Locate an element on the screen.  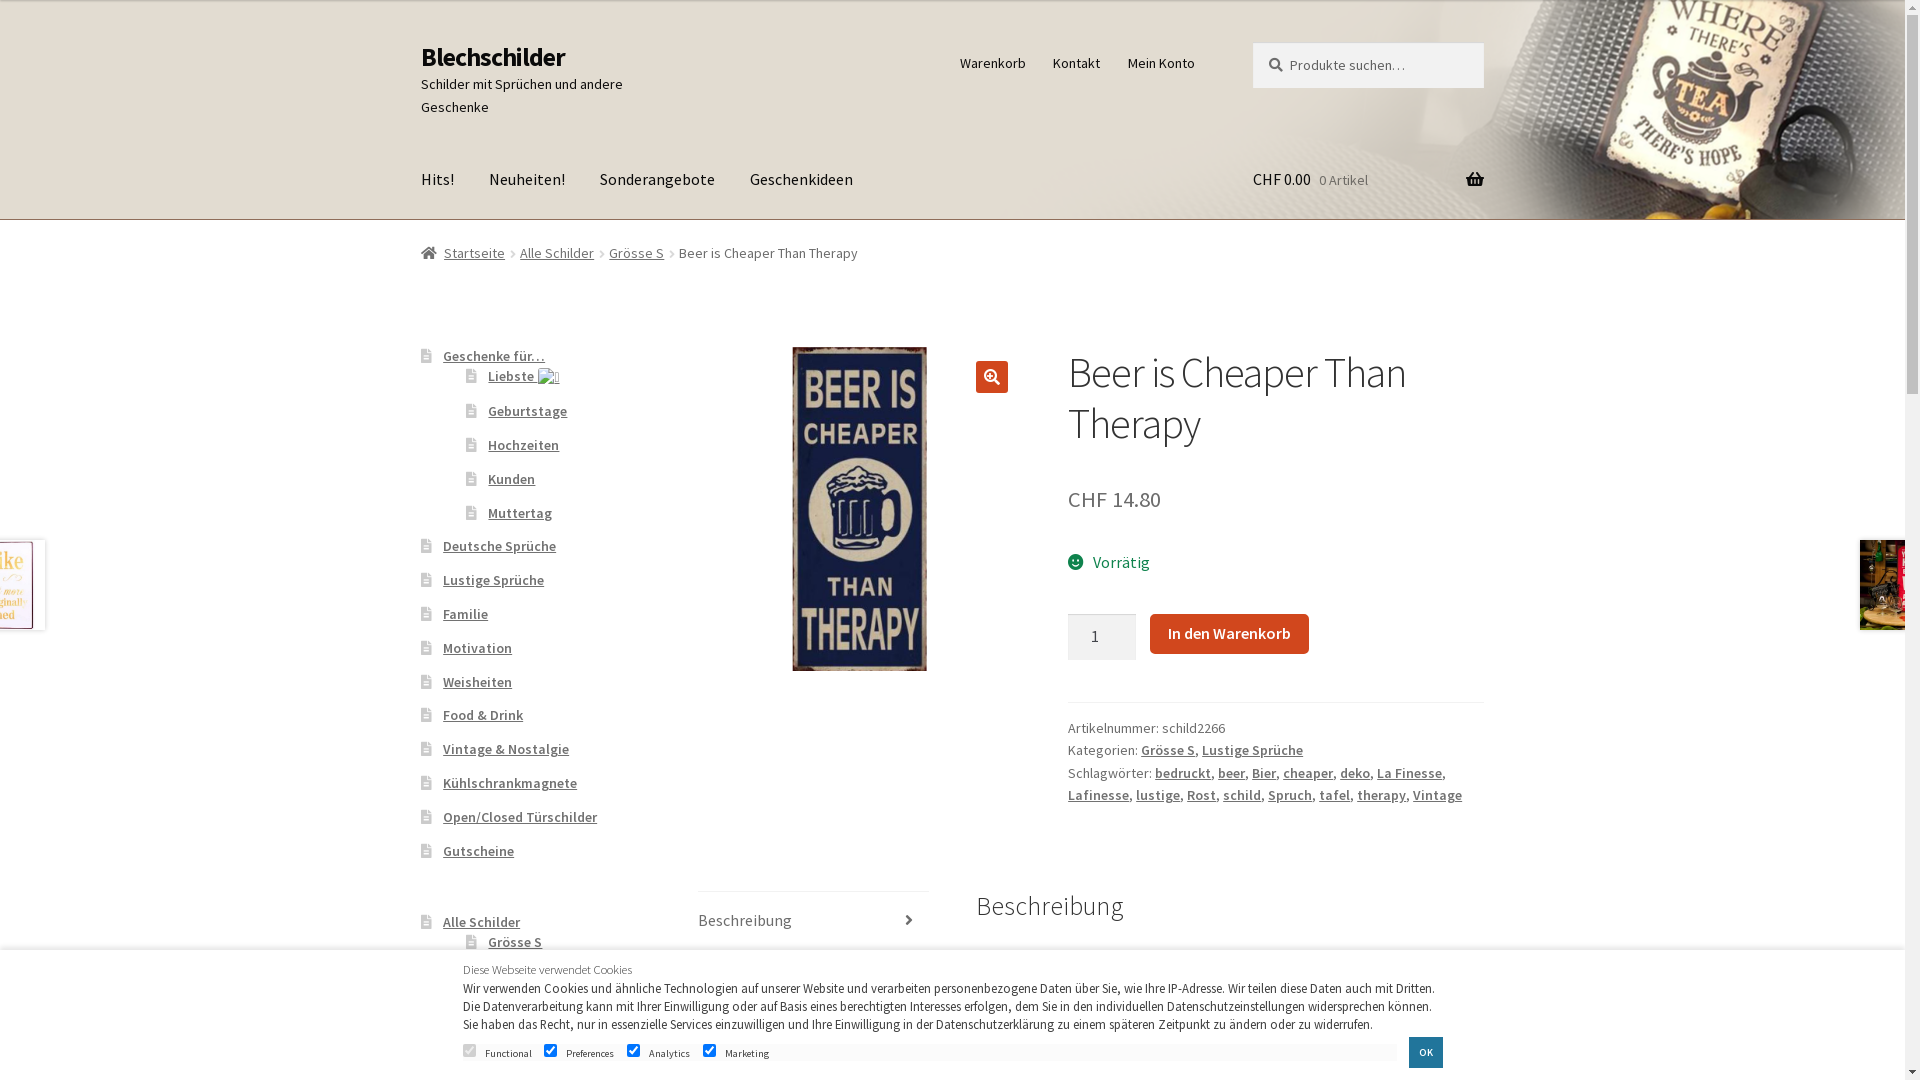
'Gutscheine' is located at coordinates (477, 851).